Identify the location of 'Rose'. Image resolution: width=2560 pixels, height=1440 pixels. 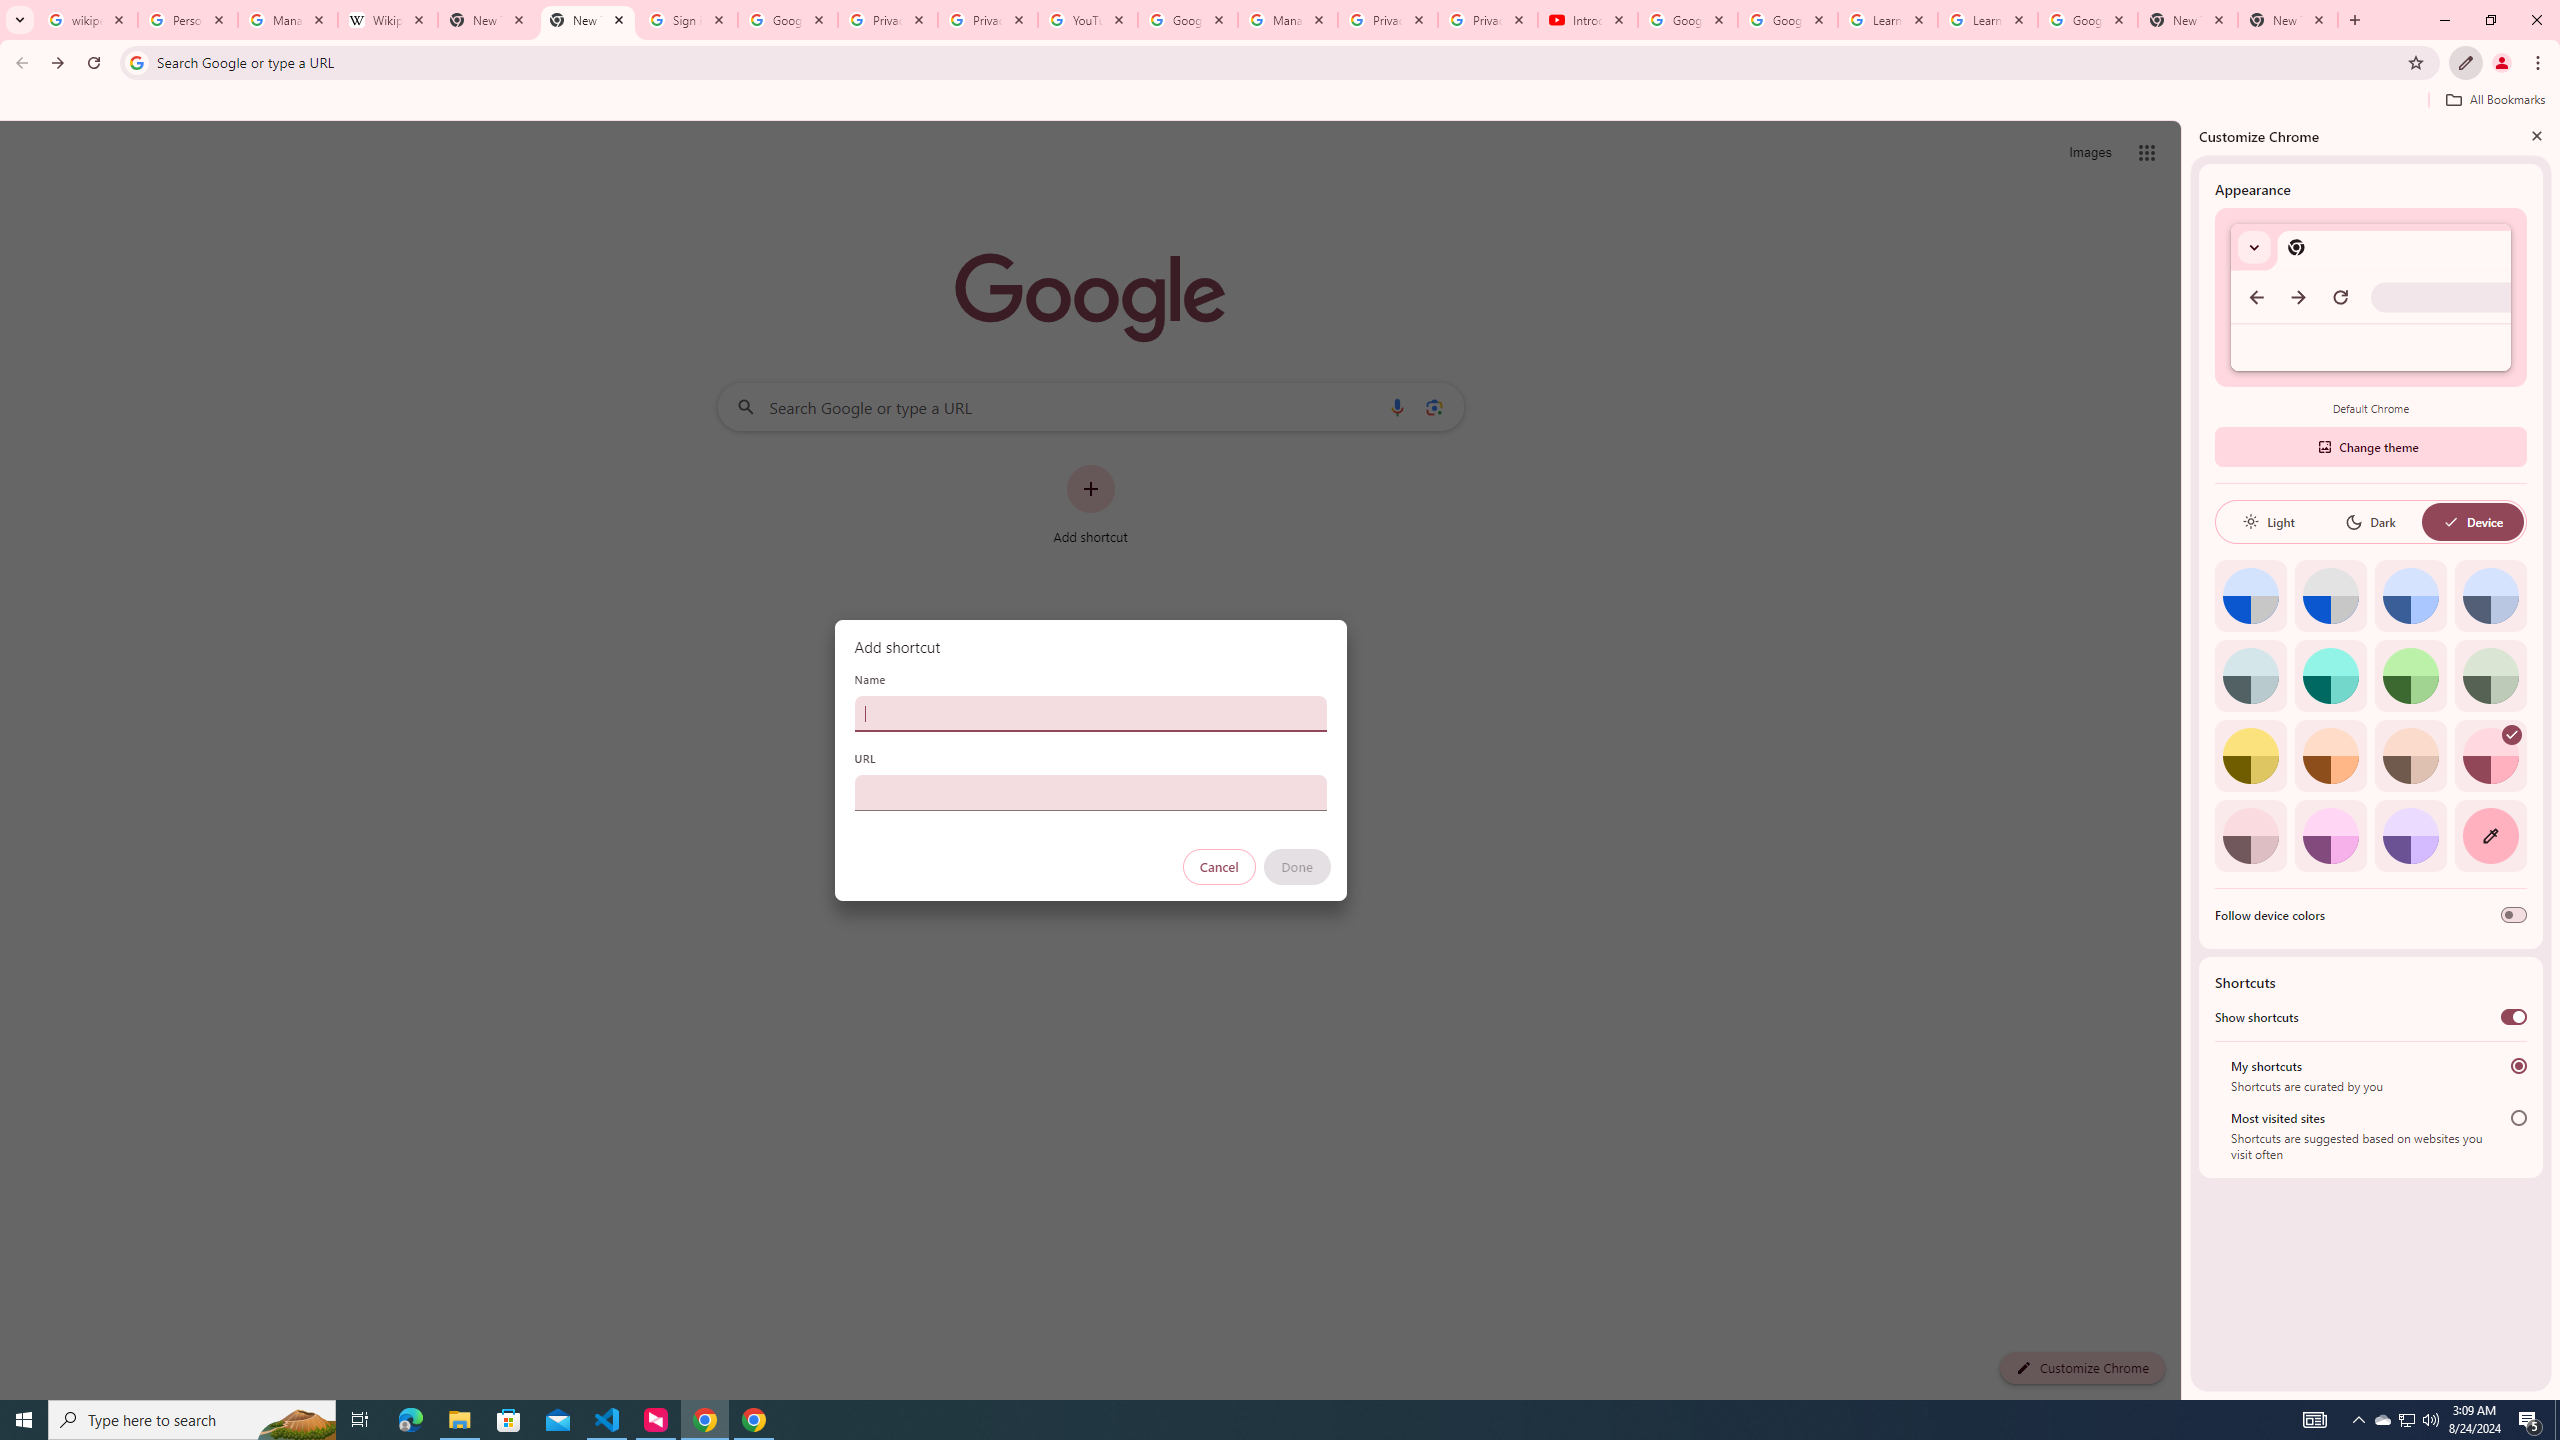
(2490, 755).